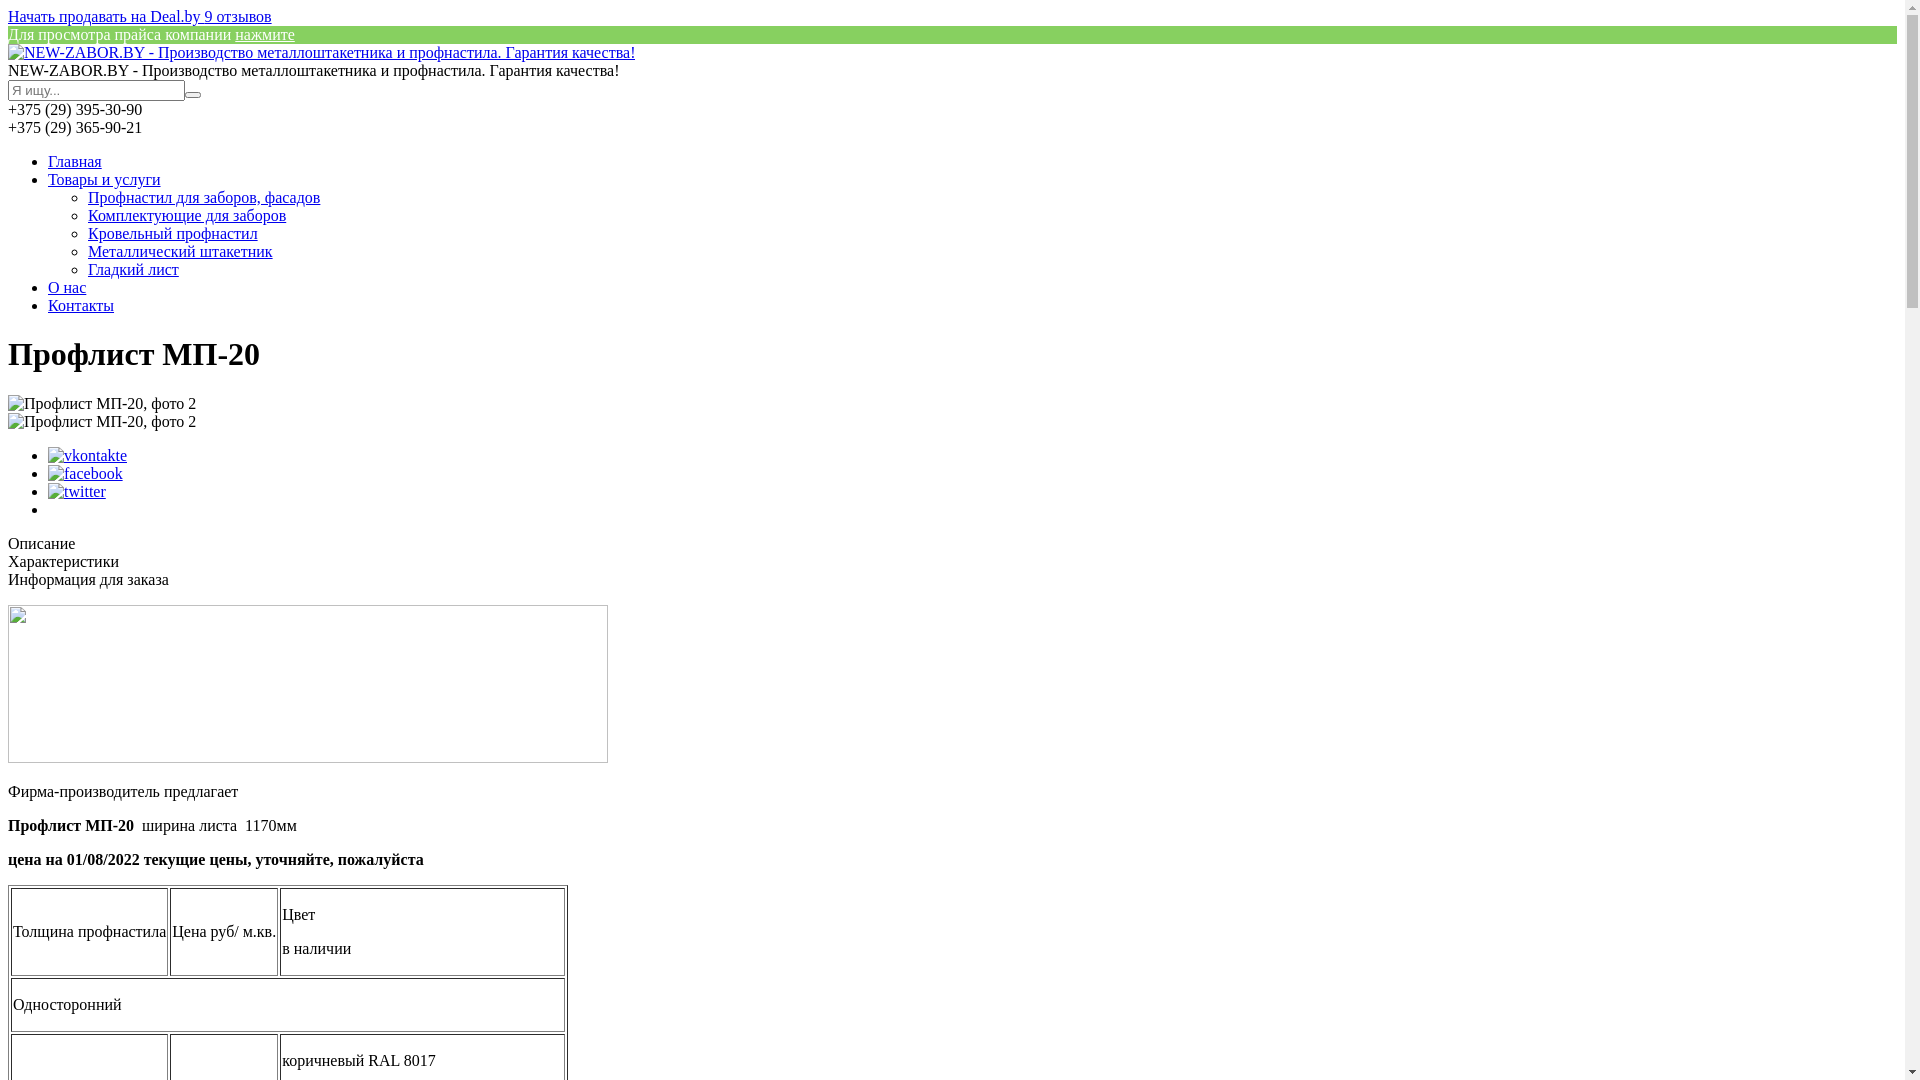 This screenshot has height=1080, width=1920. What do you see at coordinates (84, 473) in the screenshot?
I see `'facebook'` at bounding box center [84, 473].